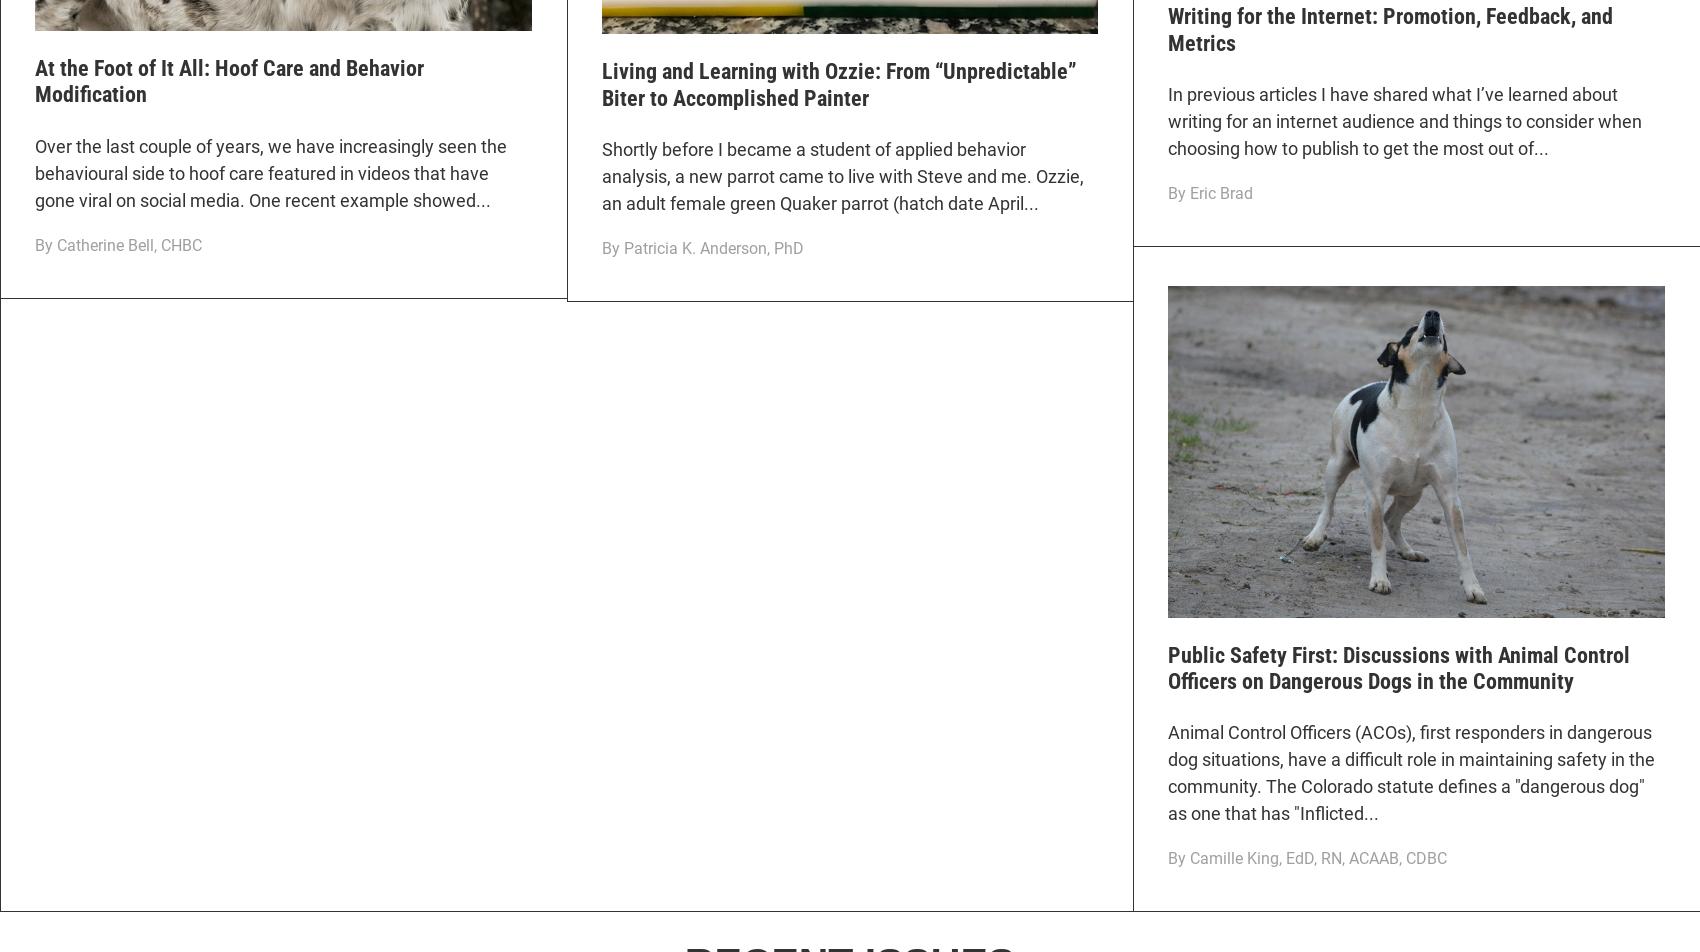  I want to click on 'In previous articles I have shared what I’ve learned about writing for an internet audience and things to consider when choosing how to publish to get the most out of...', so click(1404, 121).